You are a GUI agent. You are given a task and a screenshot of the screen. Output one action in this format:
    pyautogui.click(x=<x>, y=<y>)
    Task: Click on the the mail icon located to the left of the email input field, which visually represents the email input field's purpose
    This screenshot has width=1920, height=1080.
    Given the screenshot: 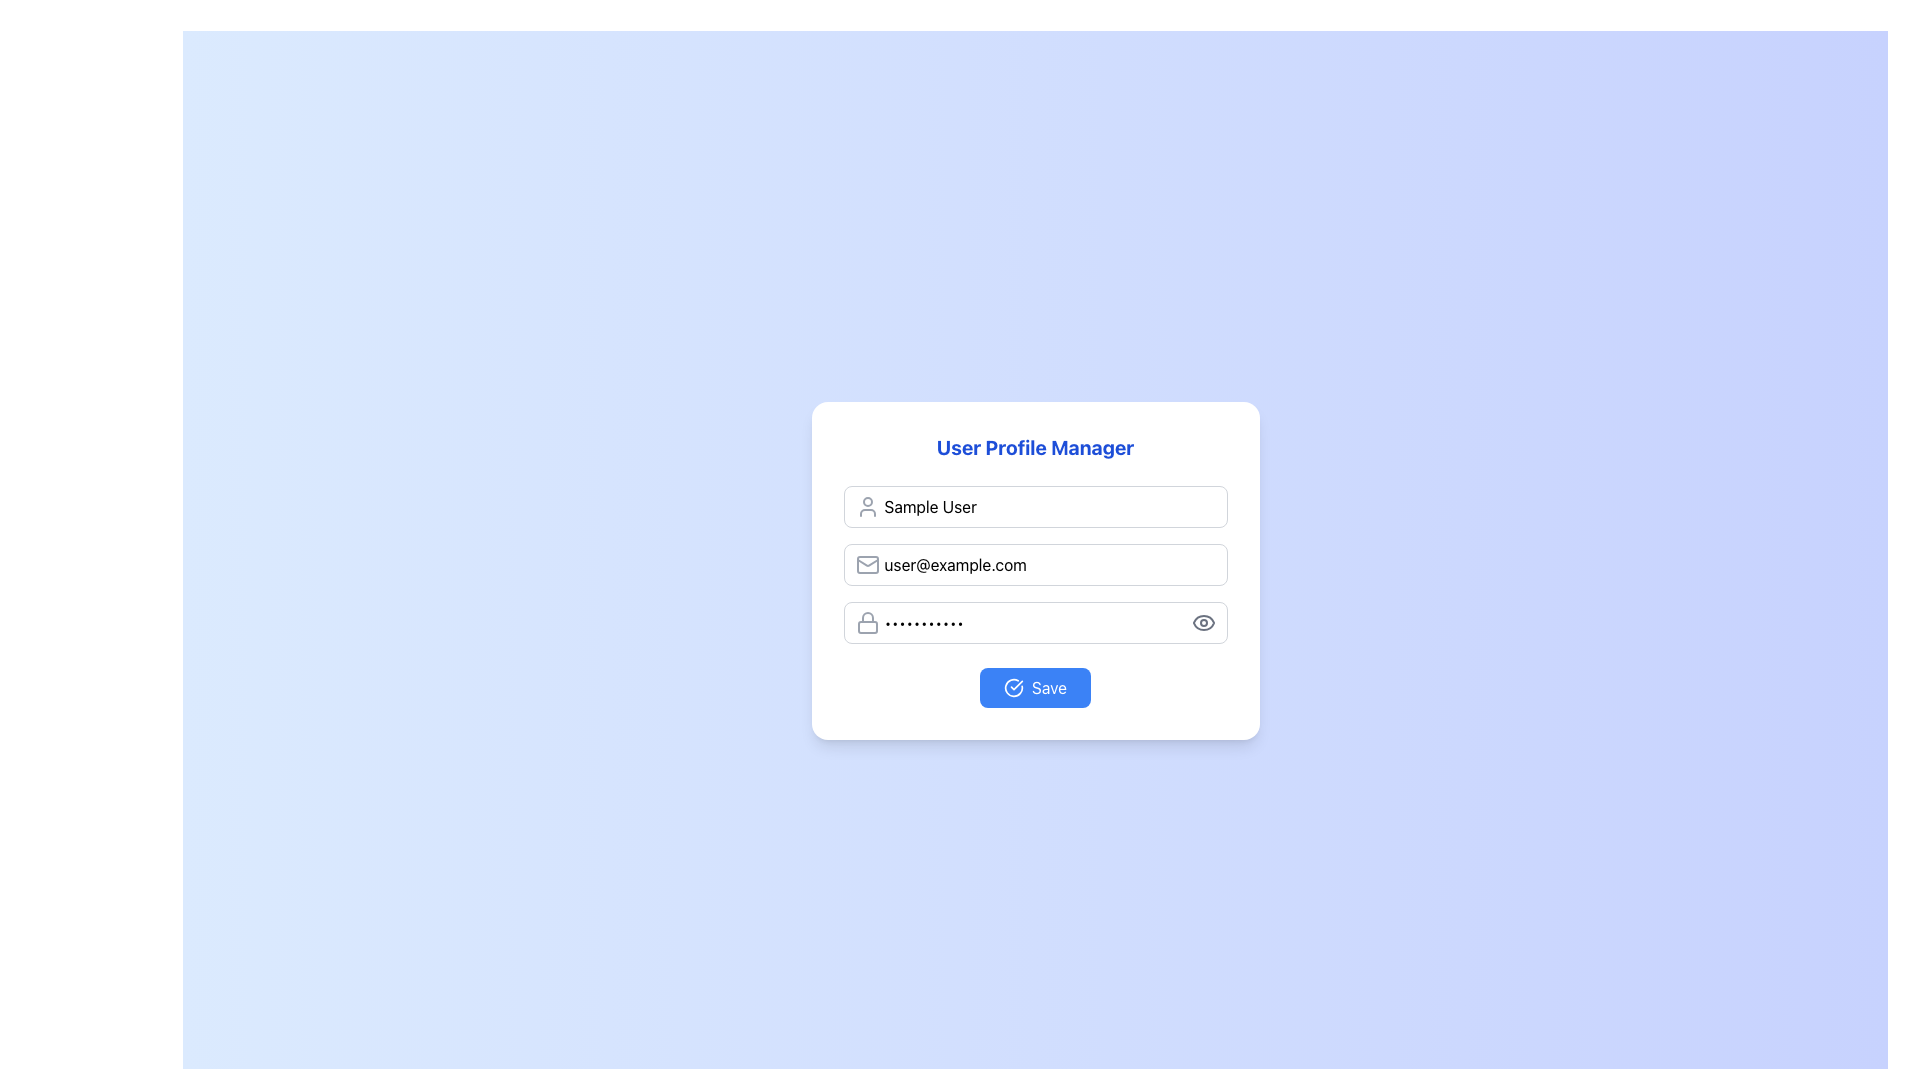 What is the action you would take?
    pyautogui.click(x=867, y=564)
    